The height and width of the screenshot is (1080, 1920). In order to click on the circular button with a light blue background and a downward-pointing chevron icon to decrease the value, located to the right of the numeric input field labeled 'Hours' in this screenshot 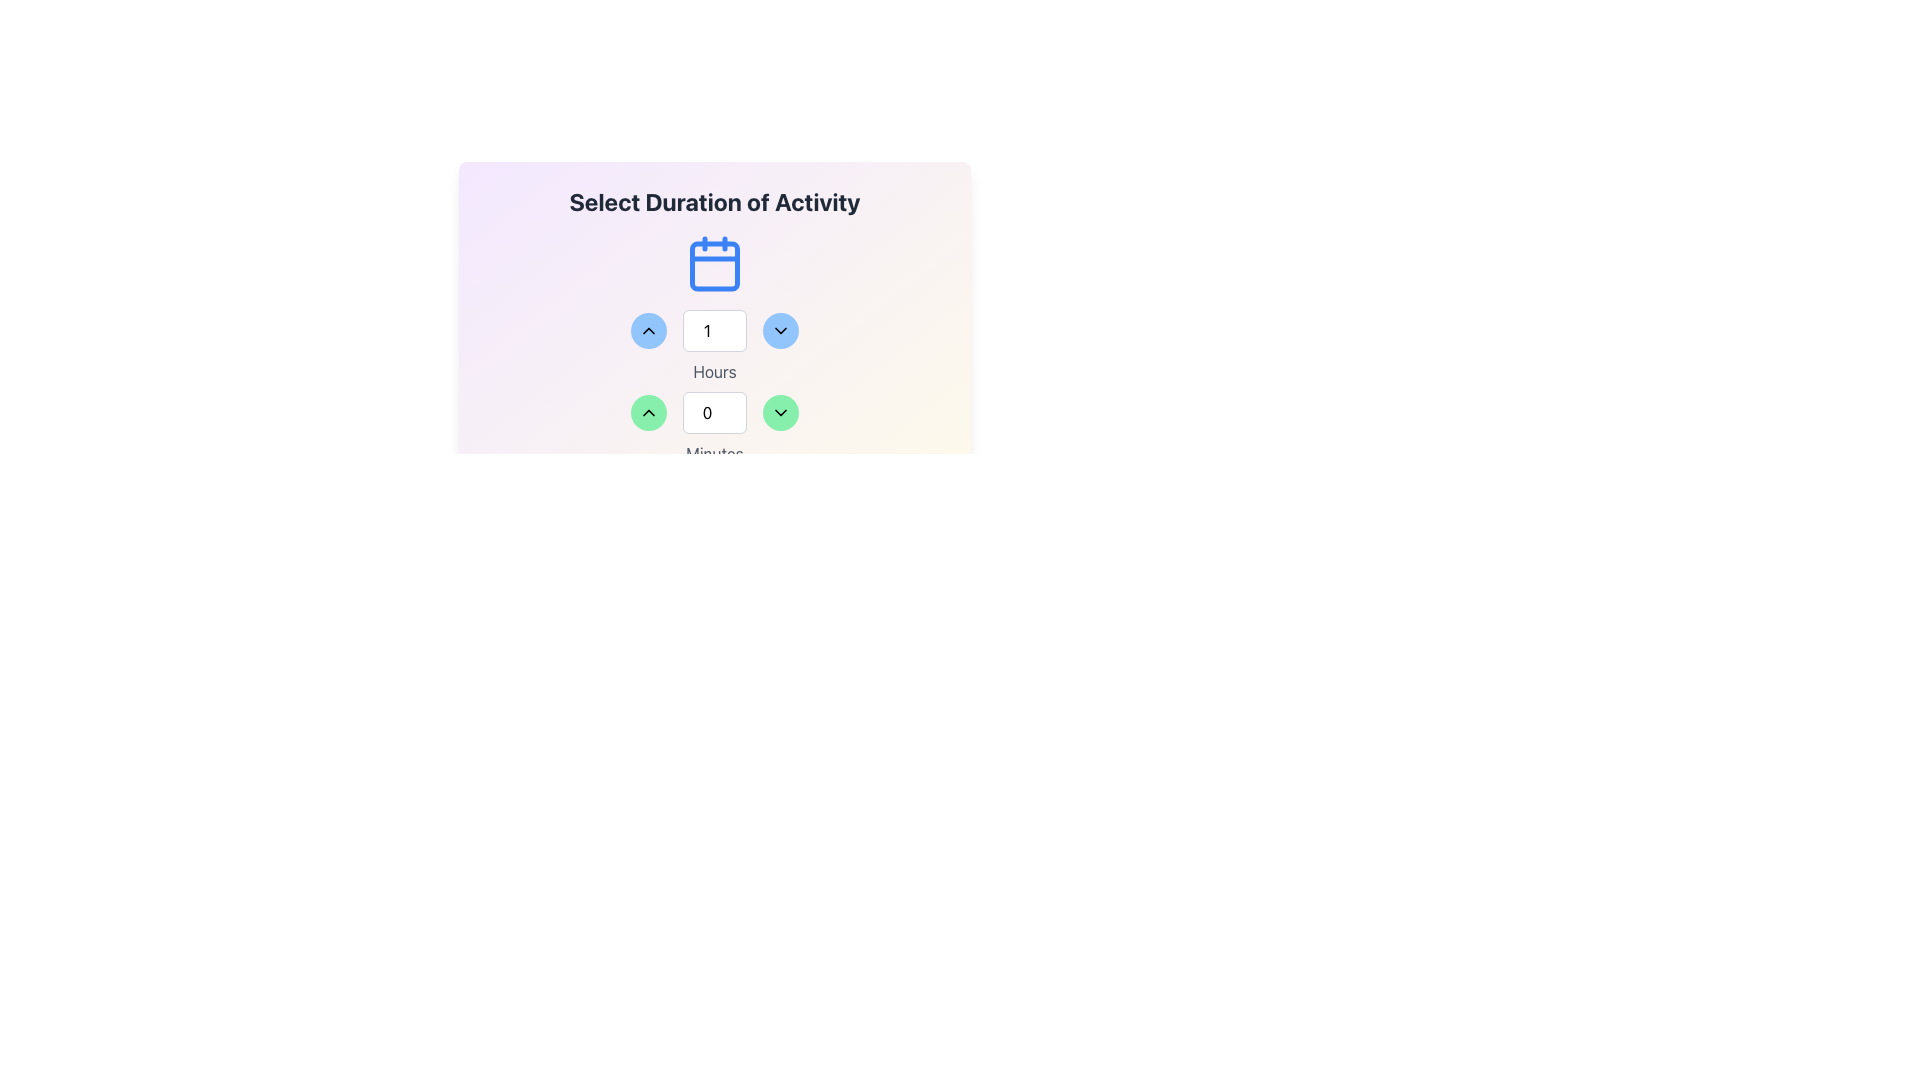, I will do `click(780, 330)`.